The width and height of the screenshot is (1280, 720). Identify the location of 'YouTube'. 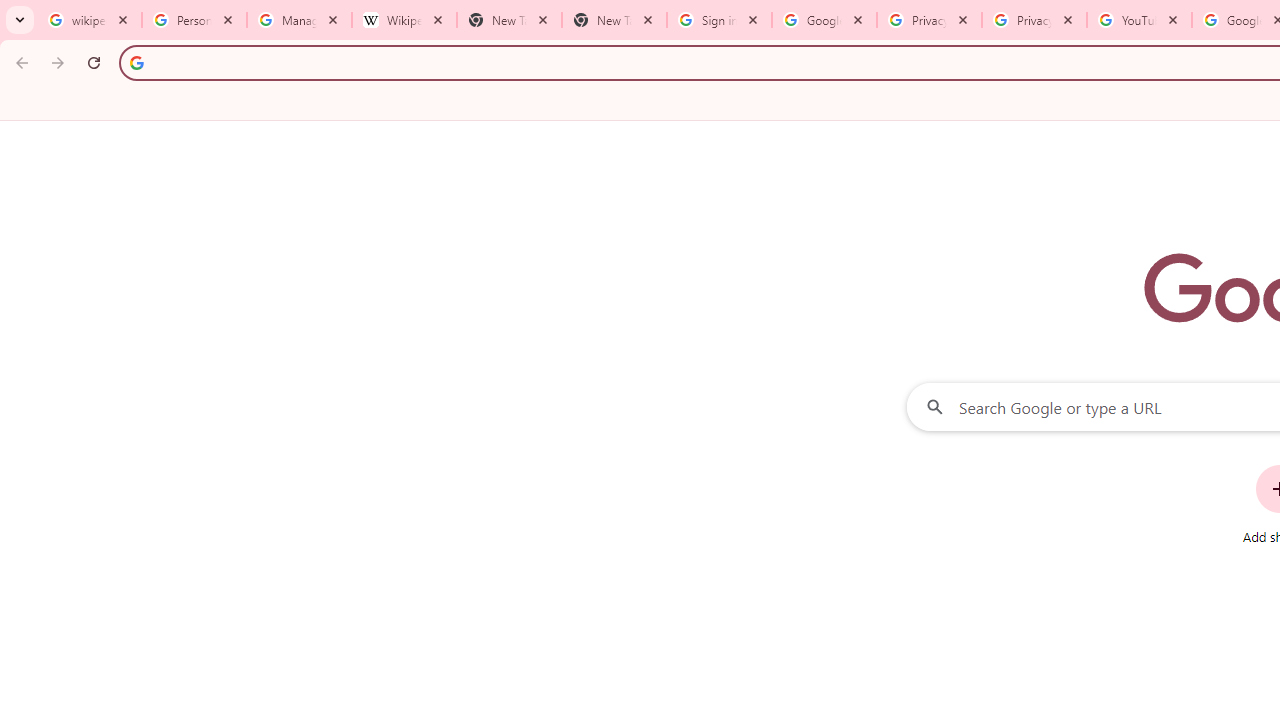
(1139, 20).